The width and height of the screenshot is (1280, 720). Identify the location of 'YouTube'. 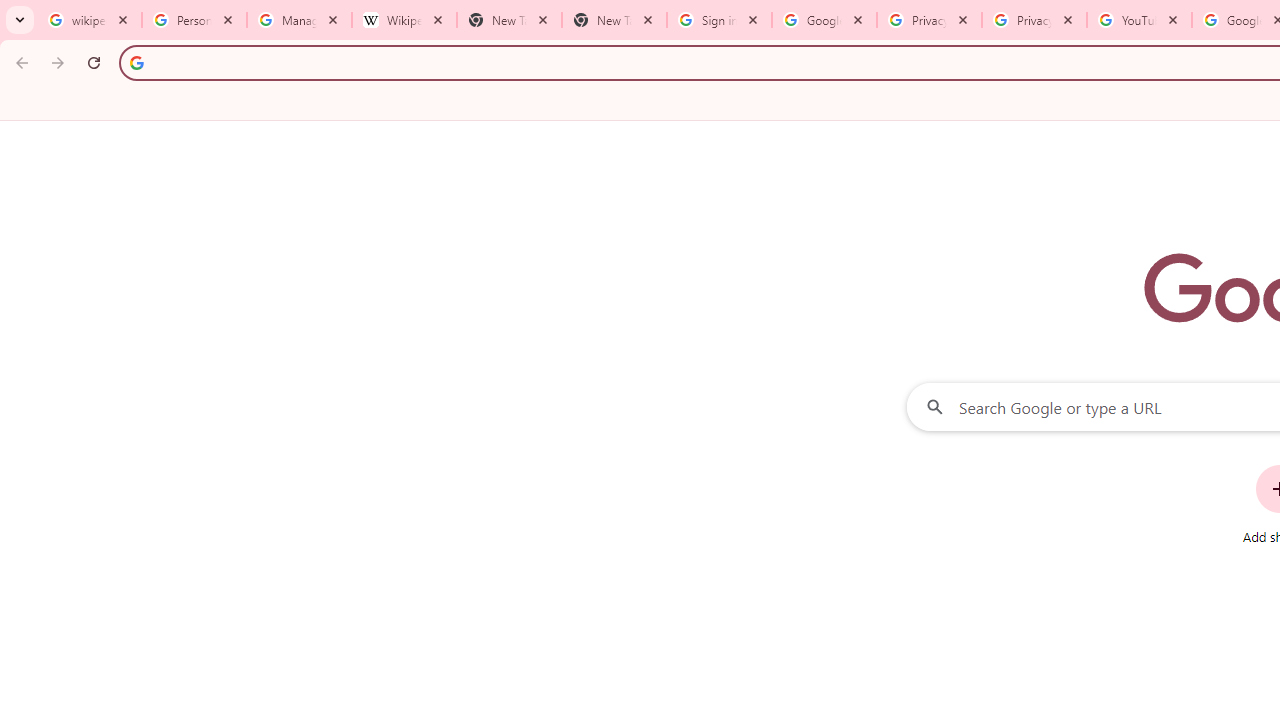
(1139, 20).